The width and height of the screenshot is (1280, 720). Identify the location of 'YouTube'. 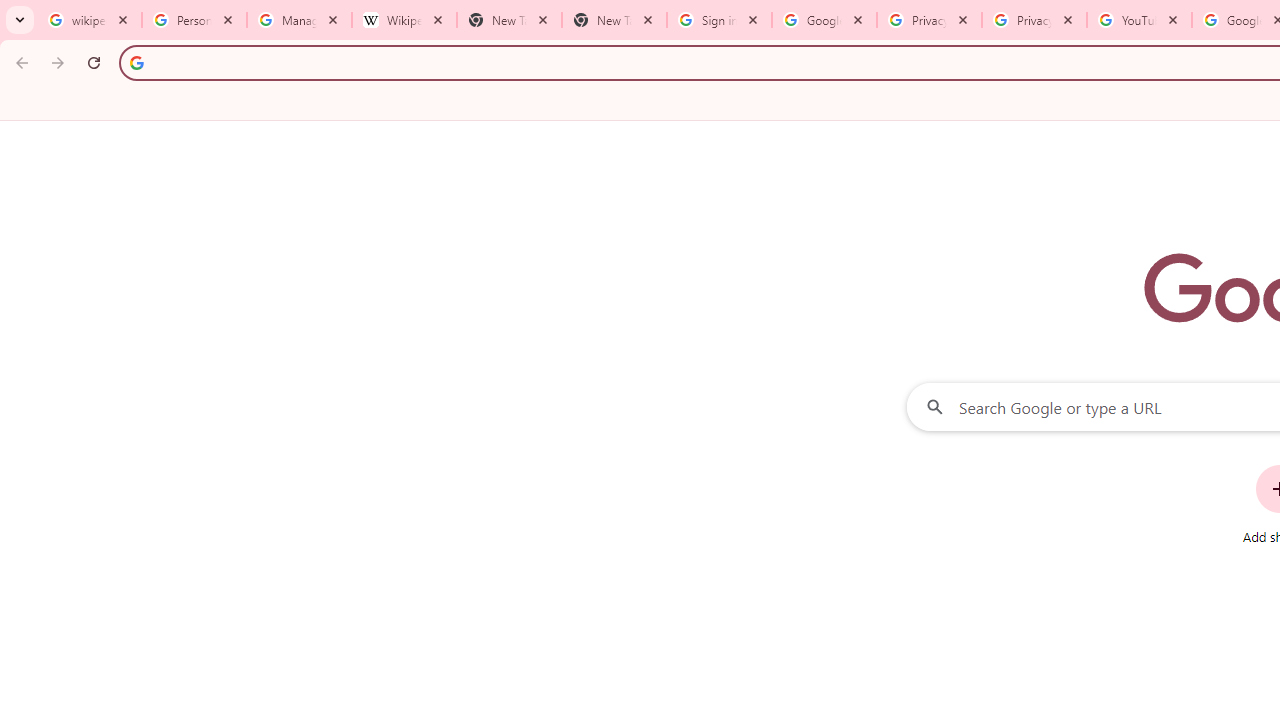
(1139, 20).